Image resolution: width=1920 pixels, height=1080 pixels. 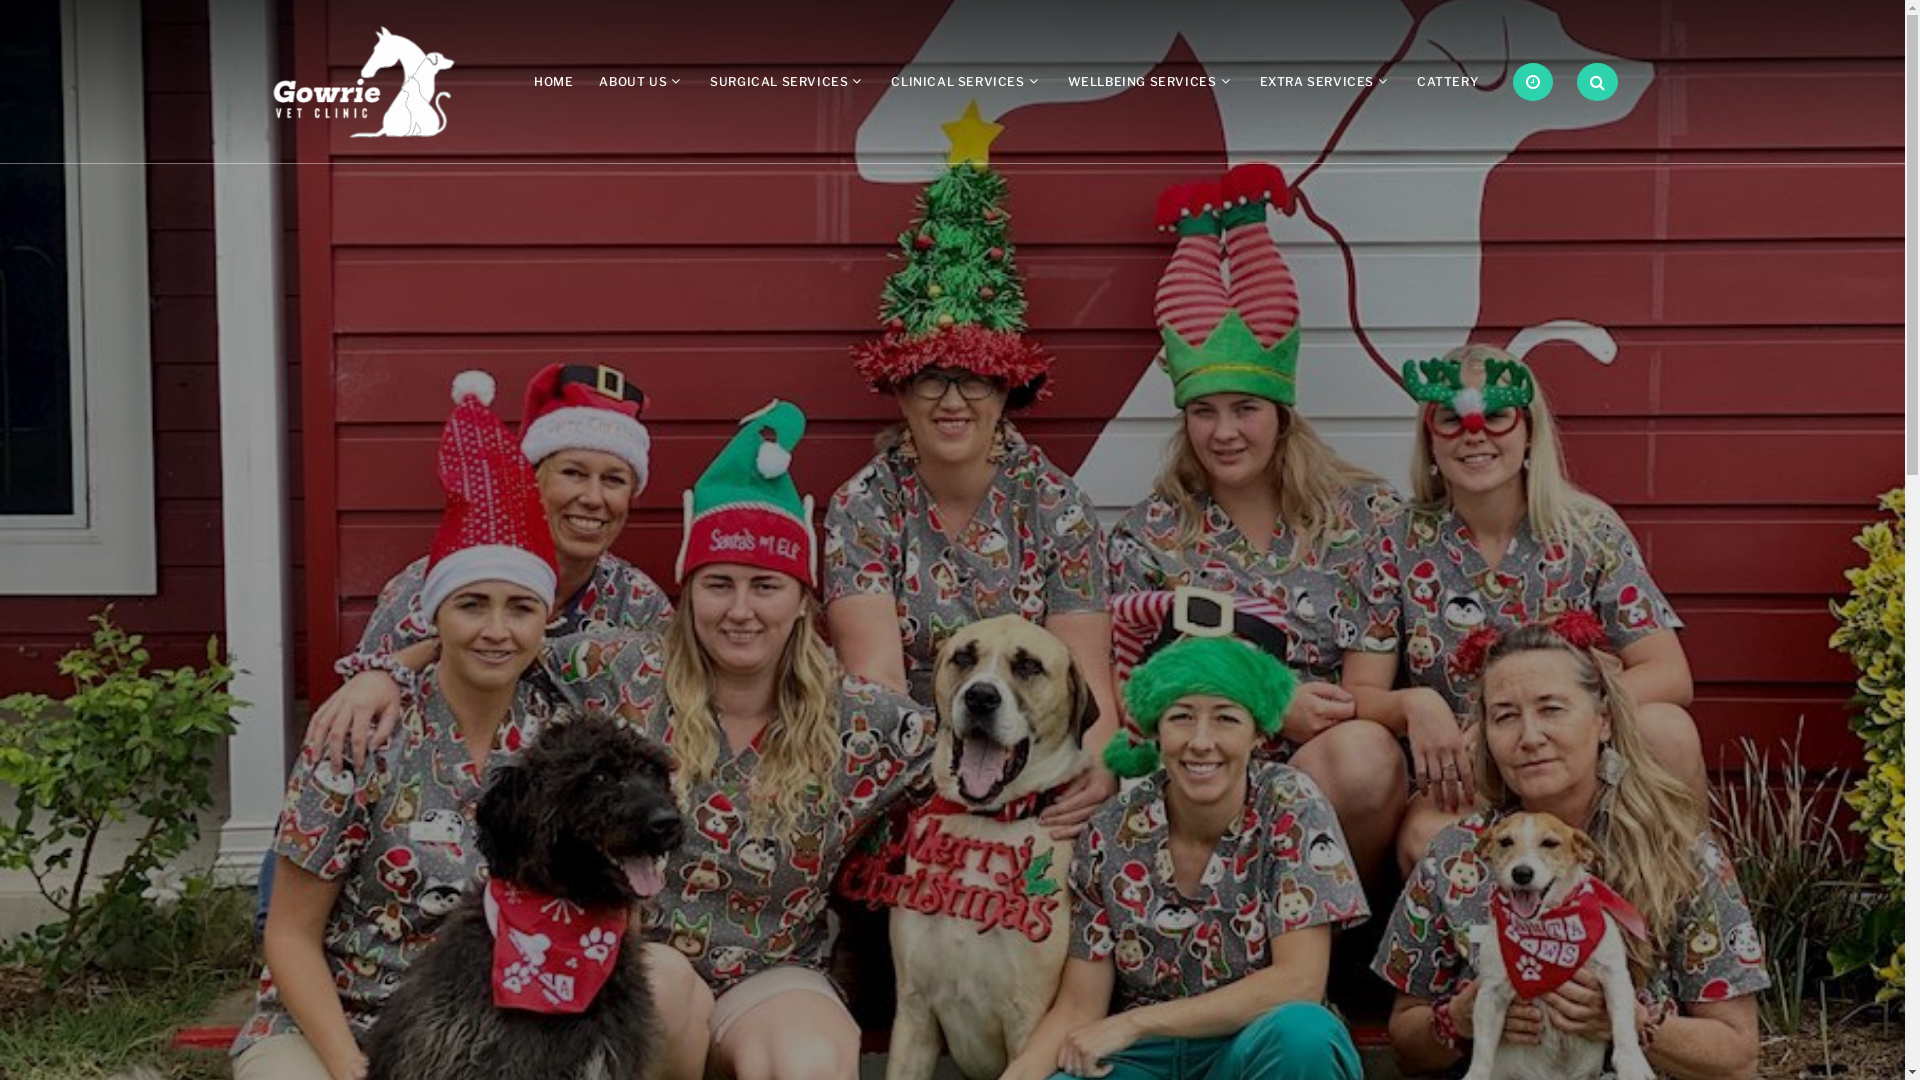 I want to click on 'CATTERY', so click(x=1447, y=80).